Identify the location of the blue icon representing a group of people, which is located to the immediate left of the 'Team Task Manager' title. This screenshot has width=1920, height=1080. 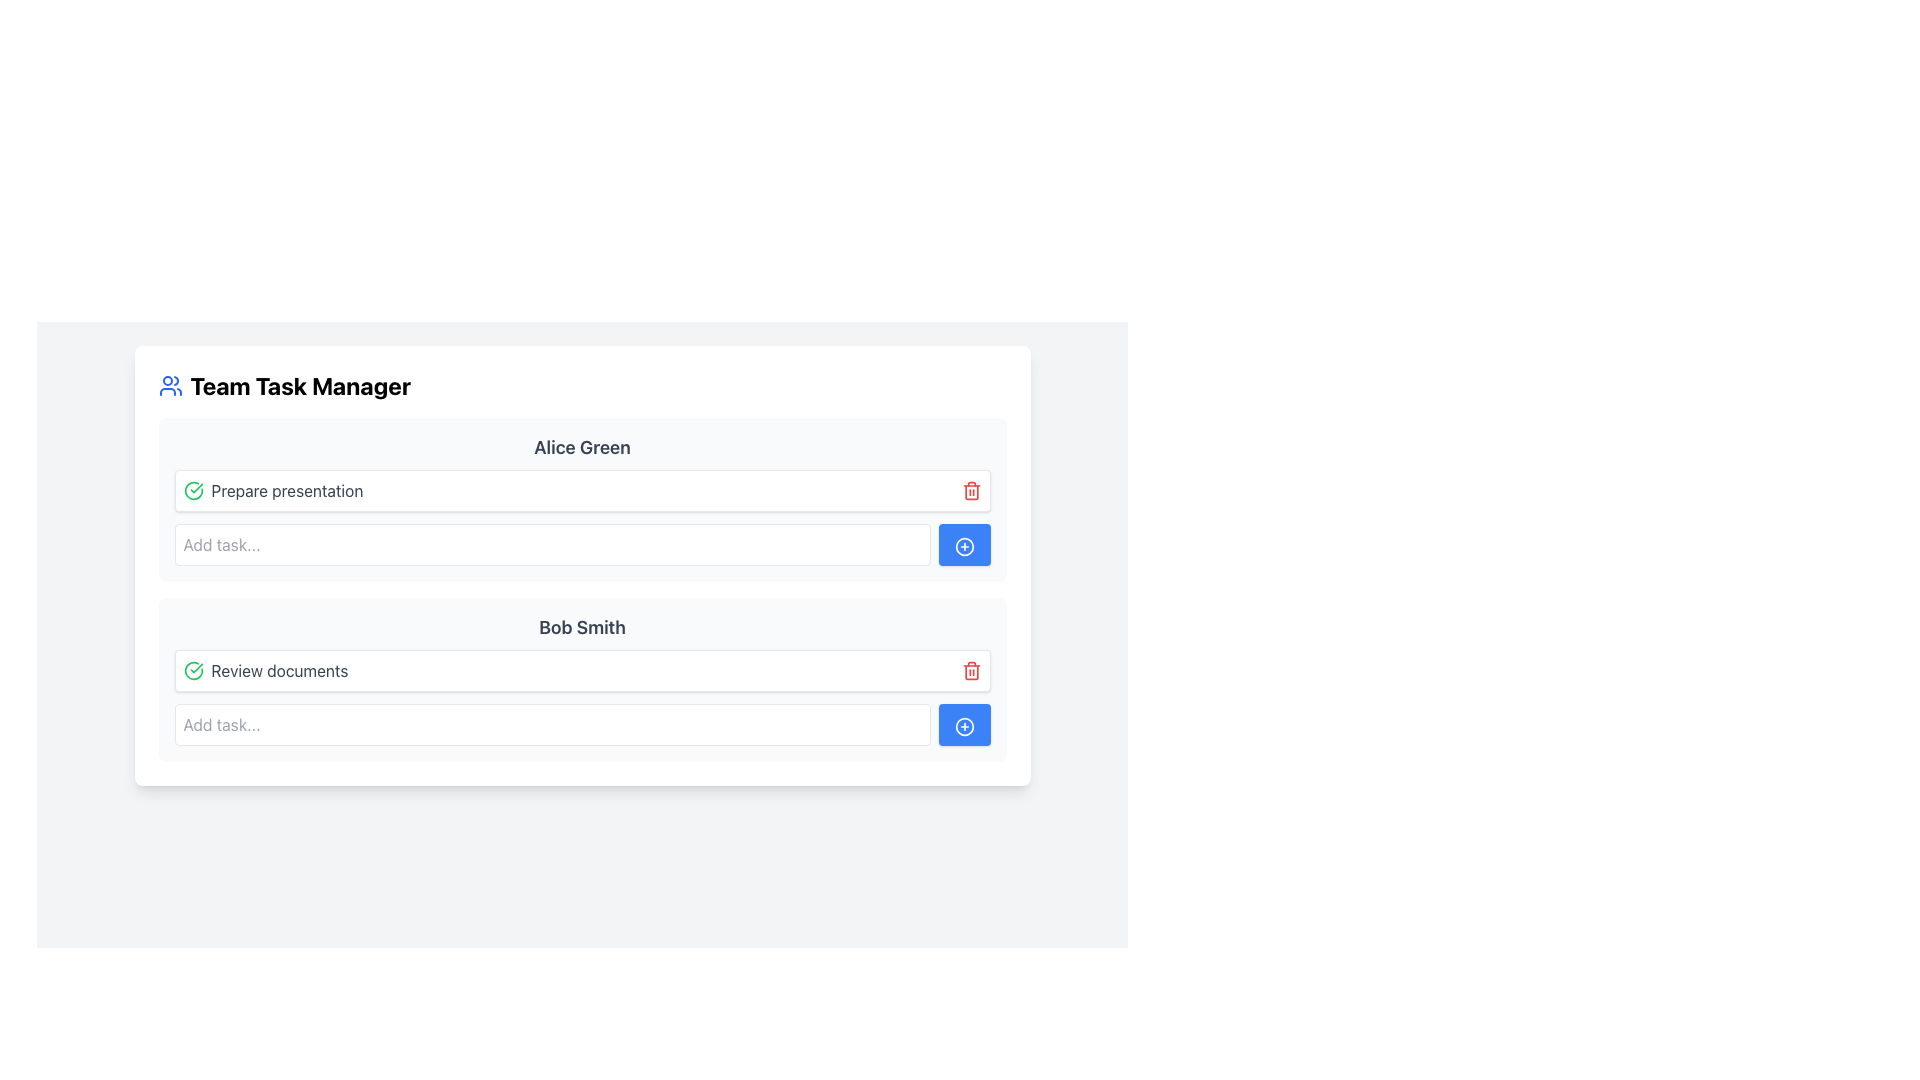
(170, 385).